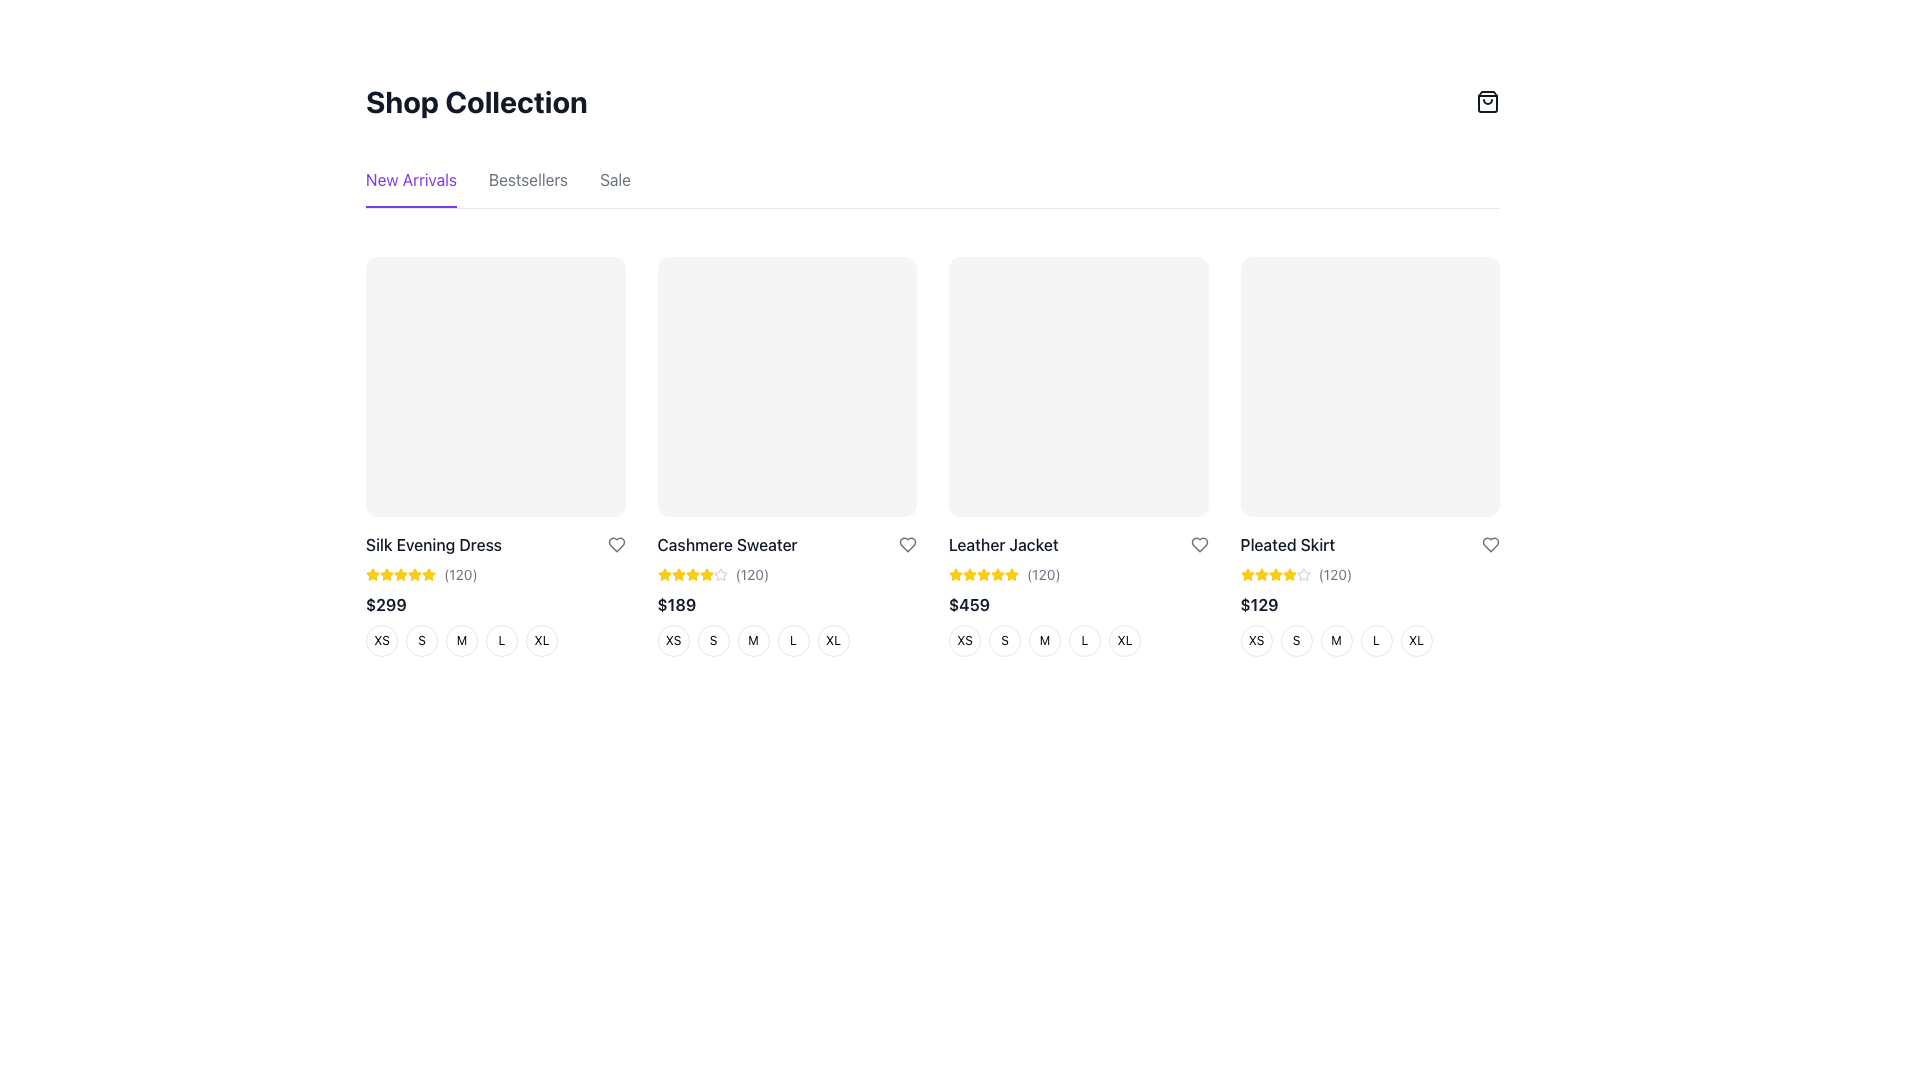 The width and height of the screenshot is (1920, 1080). I want to click on the size selector button labeled 'S' for the 'Cashmere Sweater', so click(713, 640).